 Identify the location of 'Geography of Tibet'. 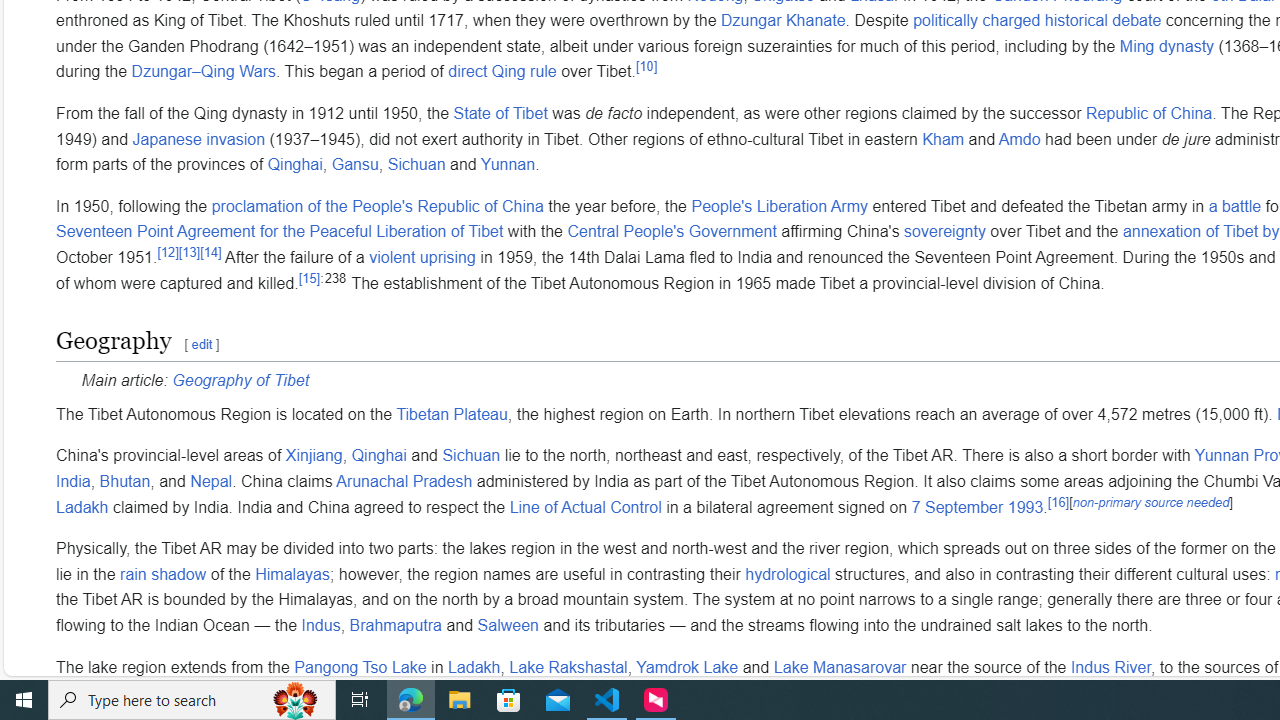
(240, 381).